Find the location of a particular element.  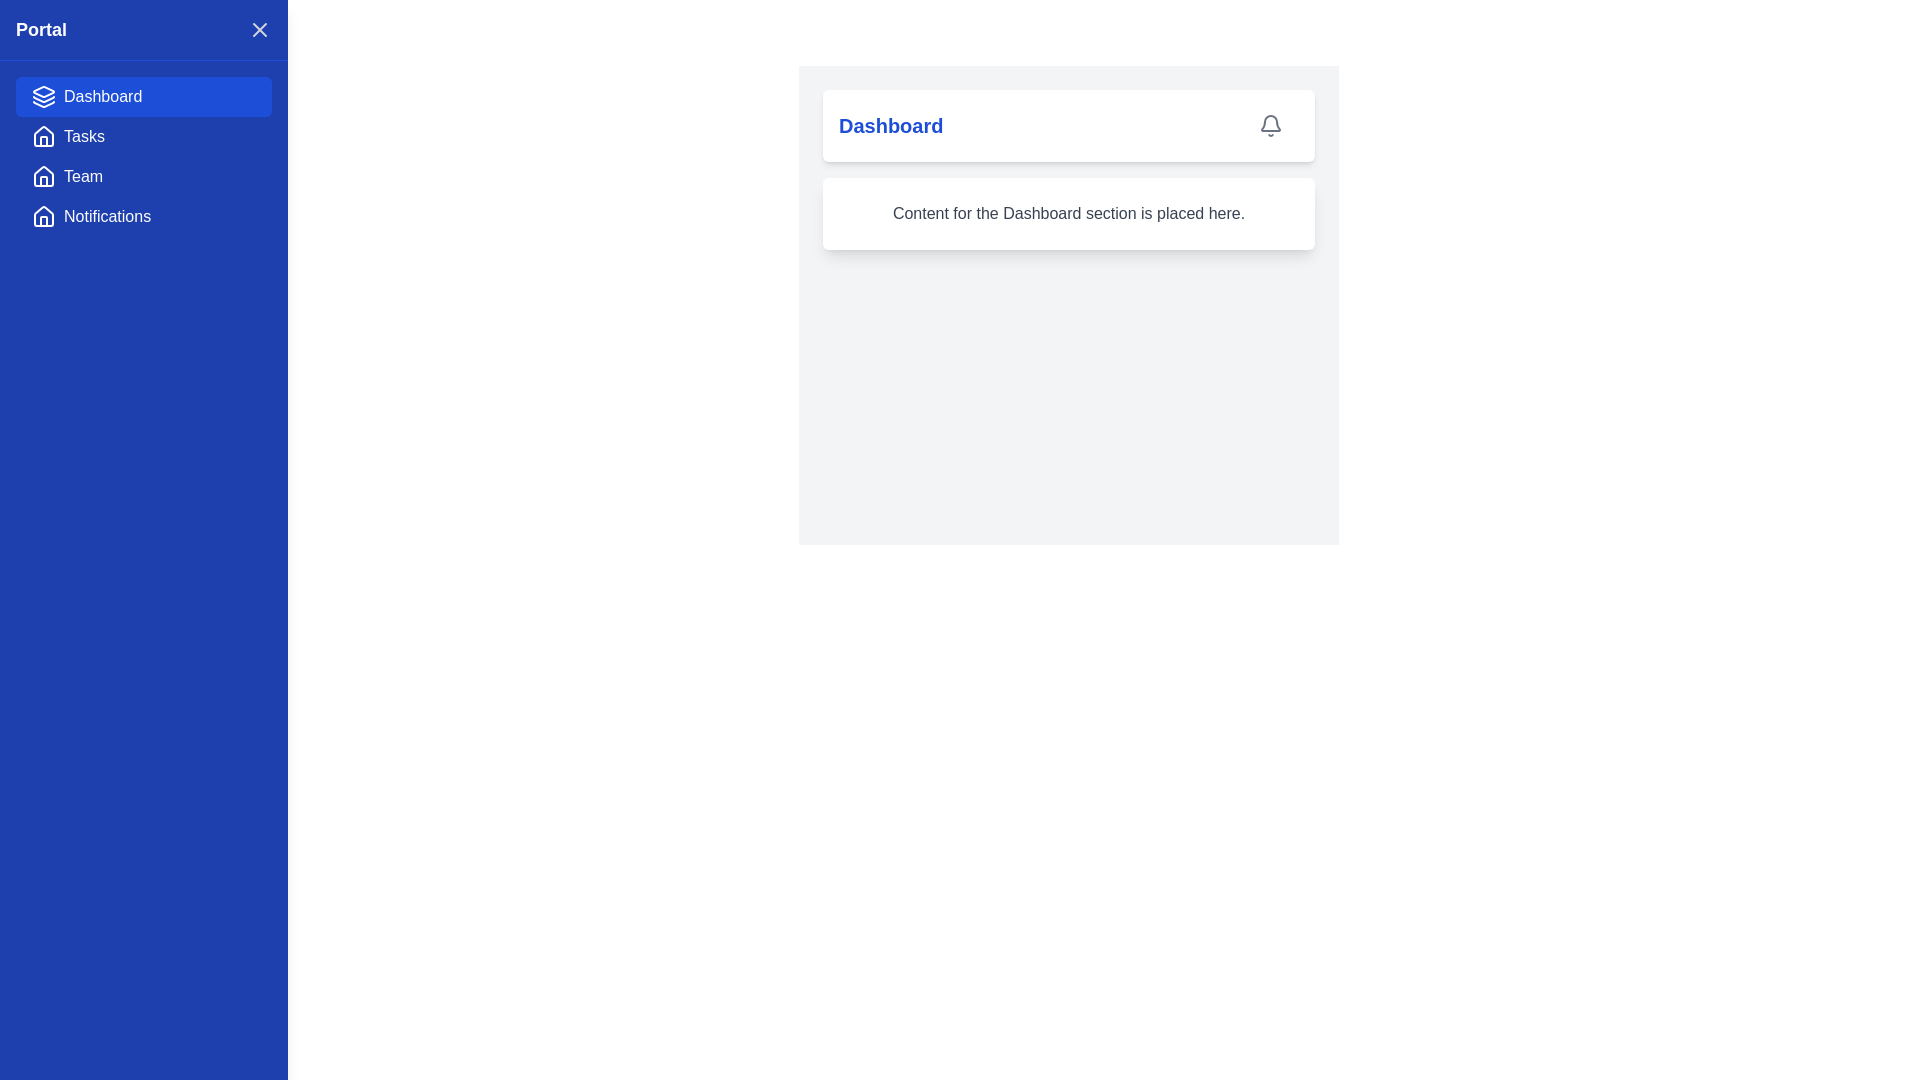

the 'Dashboard' navigation item in the sidebar menu is located at coordinates (143, 96).